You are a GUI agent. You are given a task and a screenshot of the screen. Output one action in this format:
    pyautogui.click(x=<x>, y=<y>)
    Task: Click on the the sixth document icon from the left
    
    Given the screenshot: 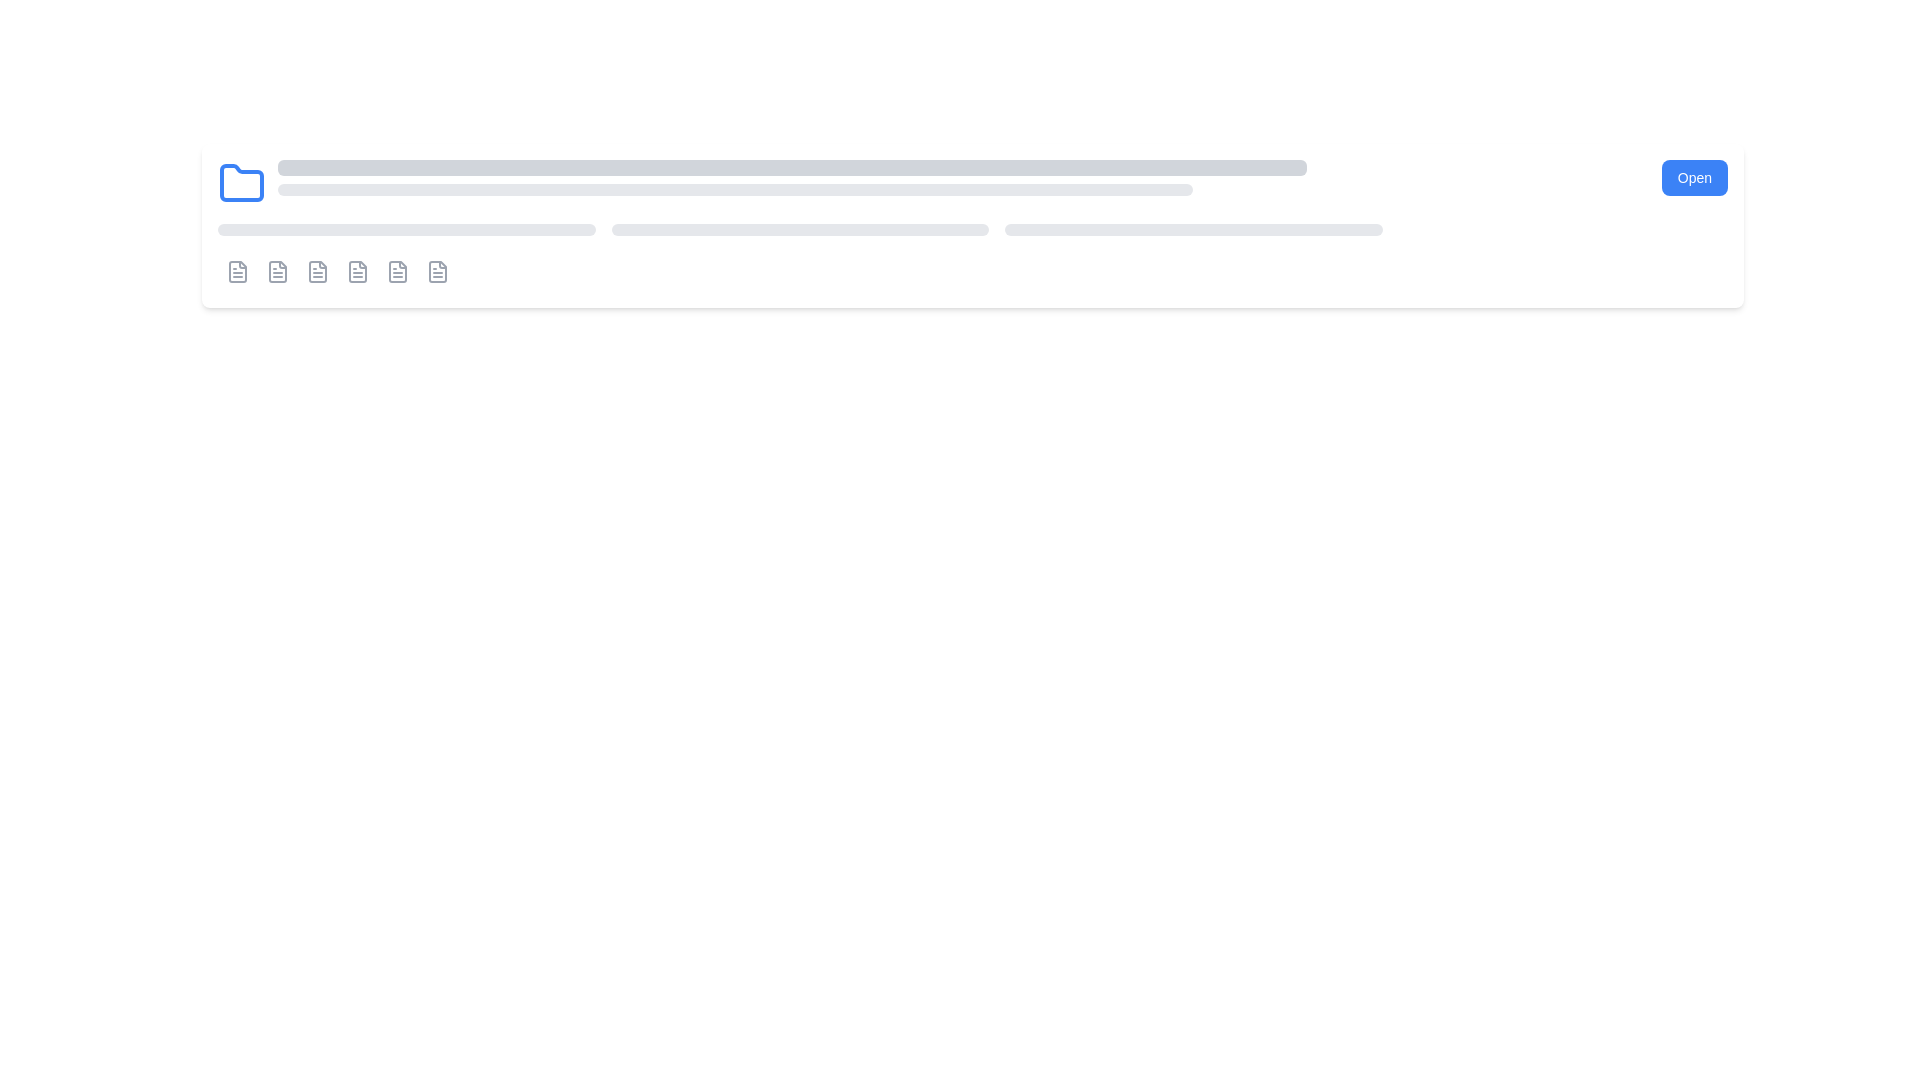 What is the action you would take?
    pyautogui.click(x=436, y=272)
    